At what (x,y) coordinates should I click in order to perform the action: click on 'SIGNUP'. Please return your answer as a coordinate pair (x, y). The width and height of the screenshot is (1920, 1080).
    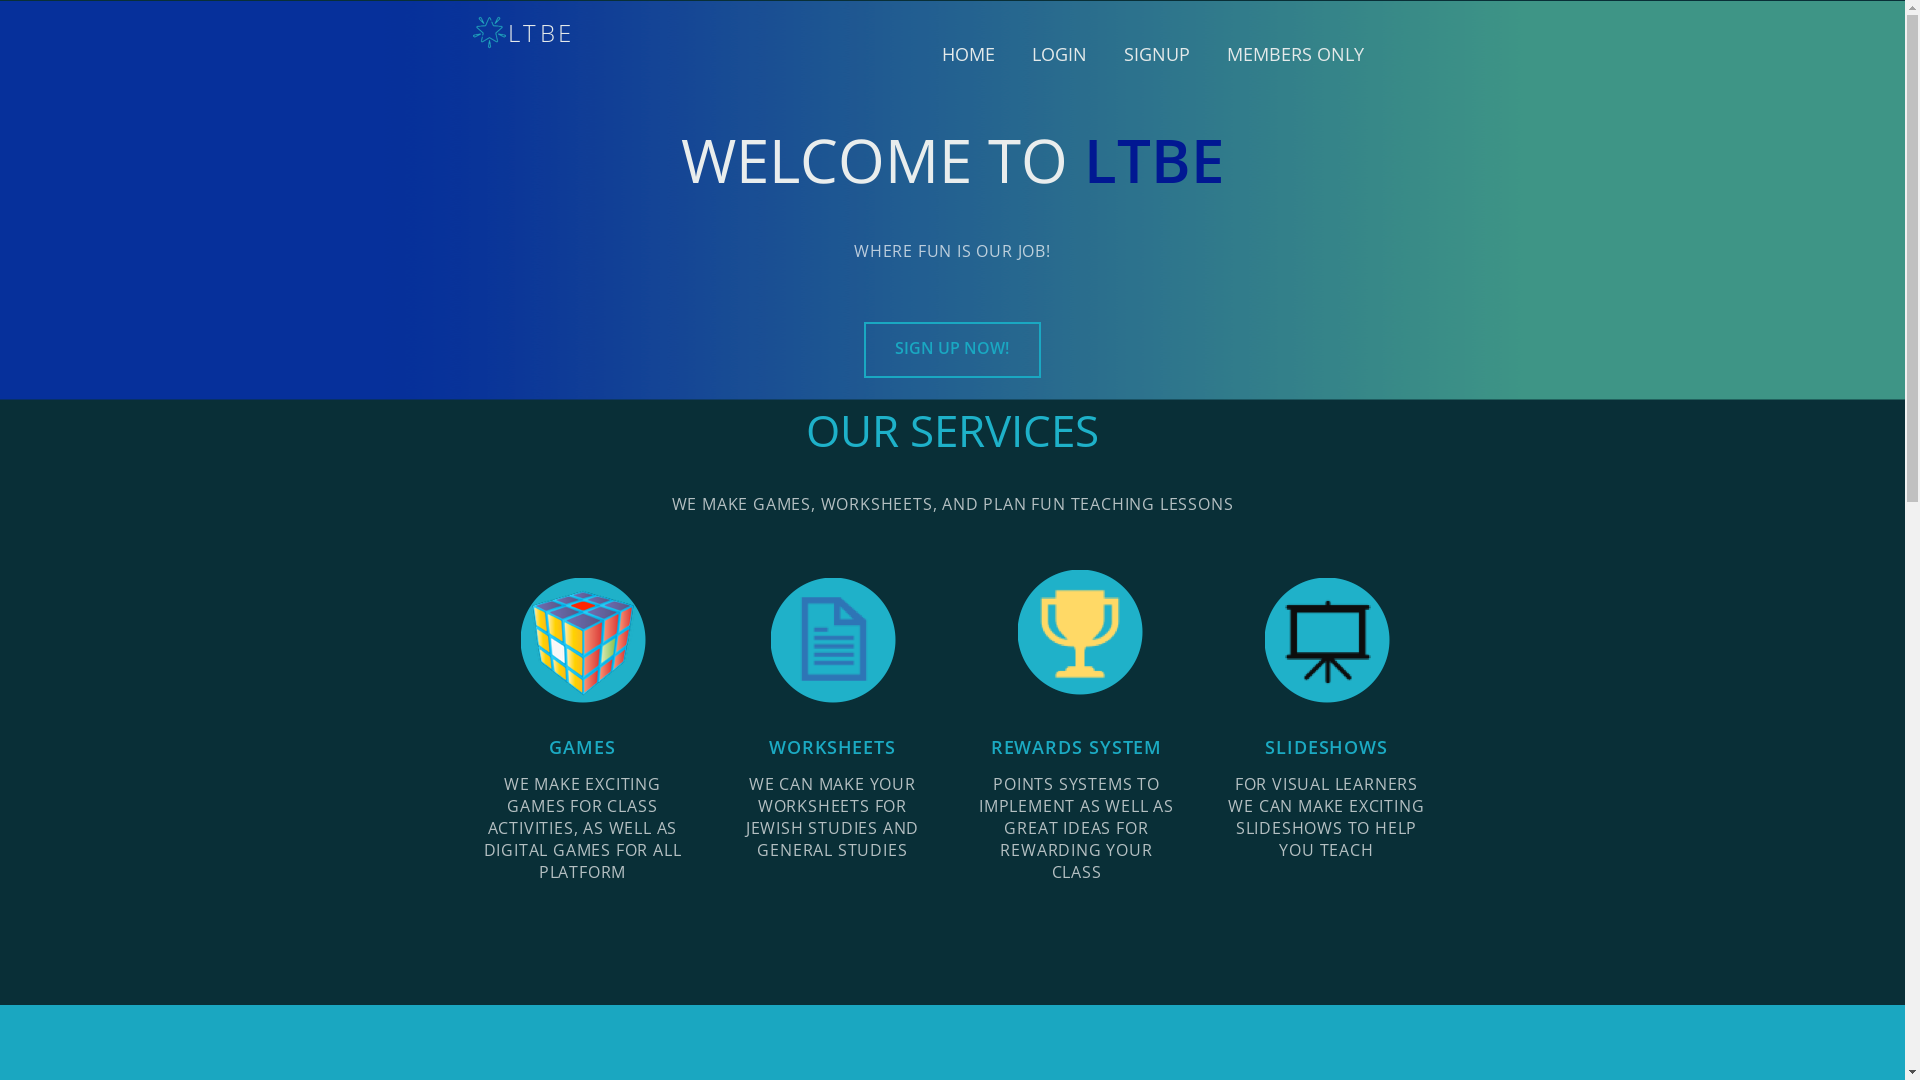
    Looking at the image, I should click on (1156, 53).